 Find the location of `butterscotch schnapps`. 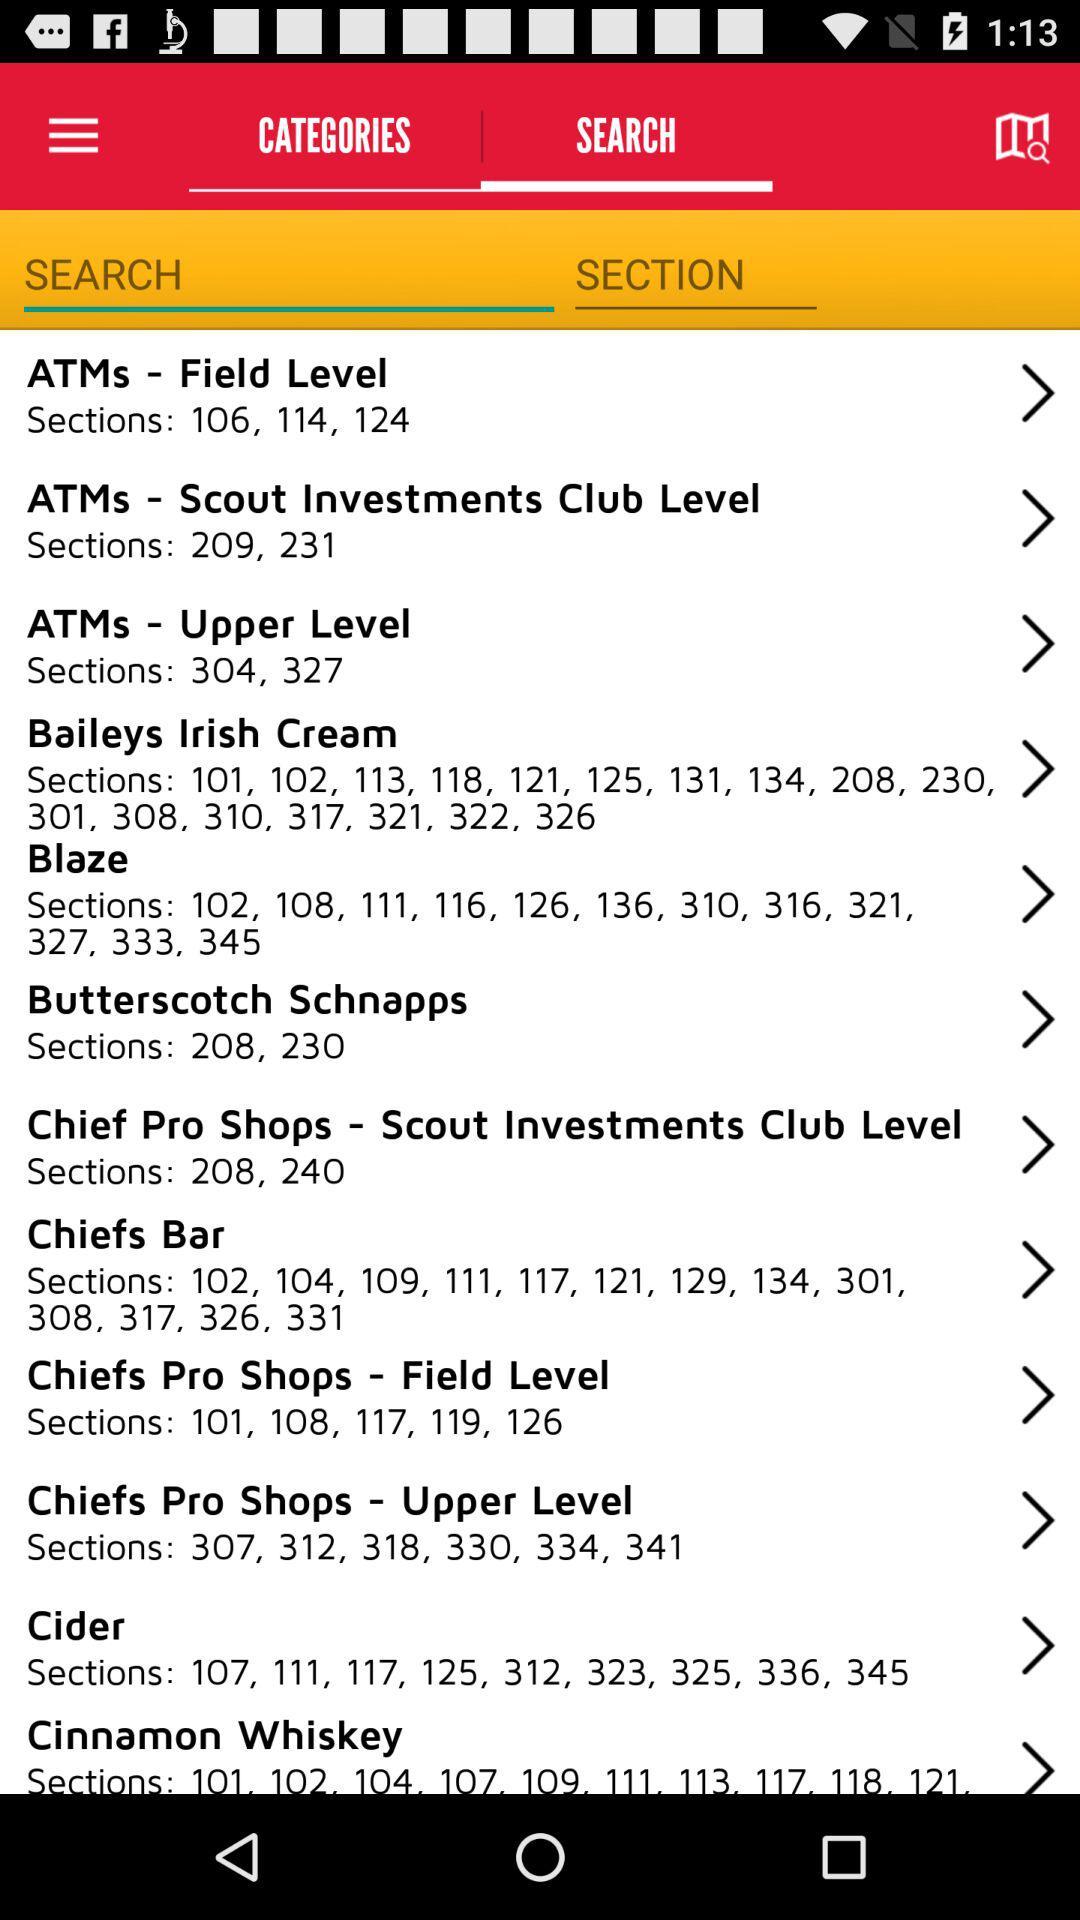

butterscotch schnapps is located at coordinates (246, 997).